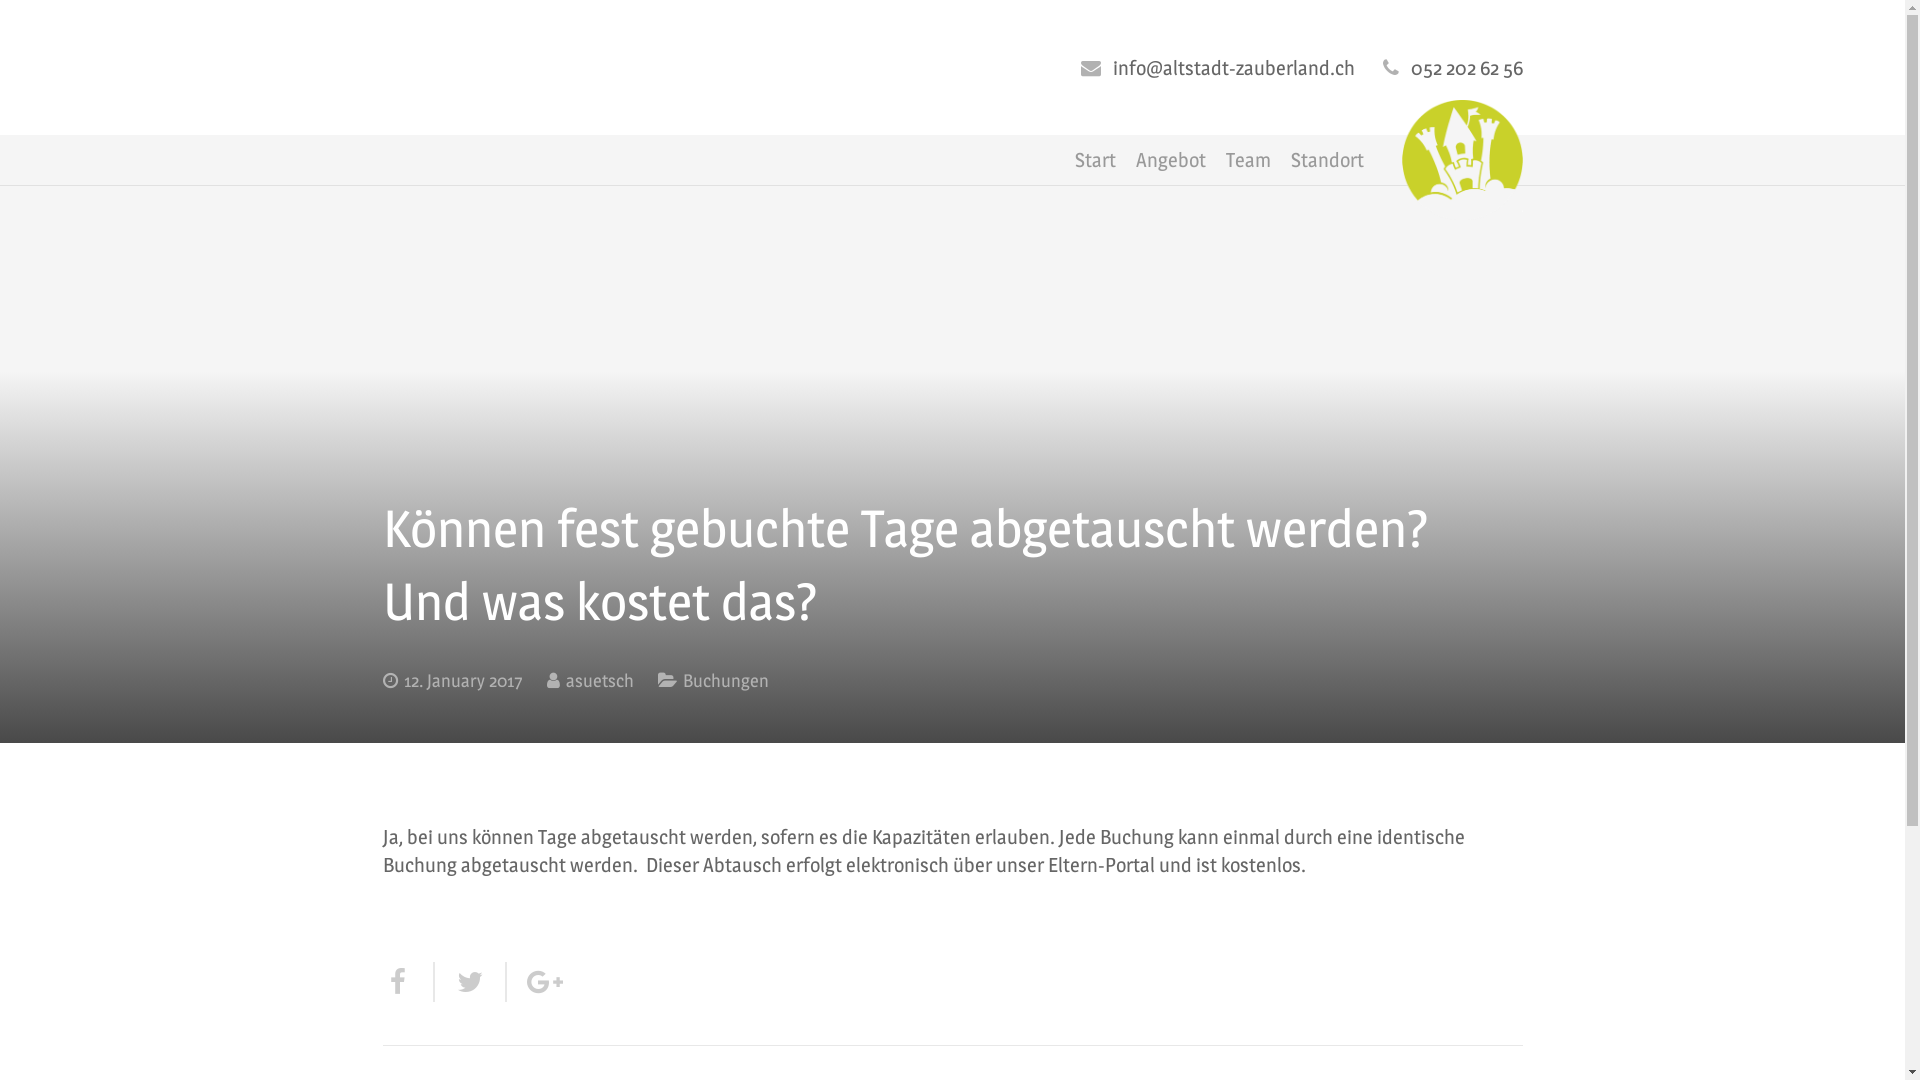  Describe the element at coordinates (531, 981) in the screenshot. I see `'Share this'` at that location.